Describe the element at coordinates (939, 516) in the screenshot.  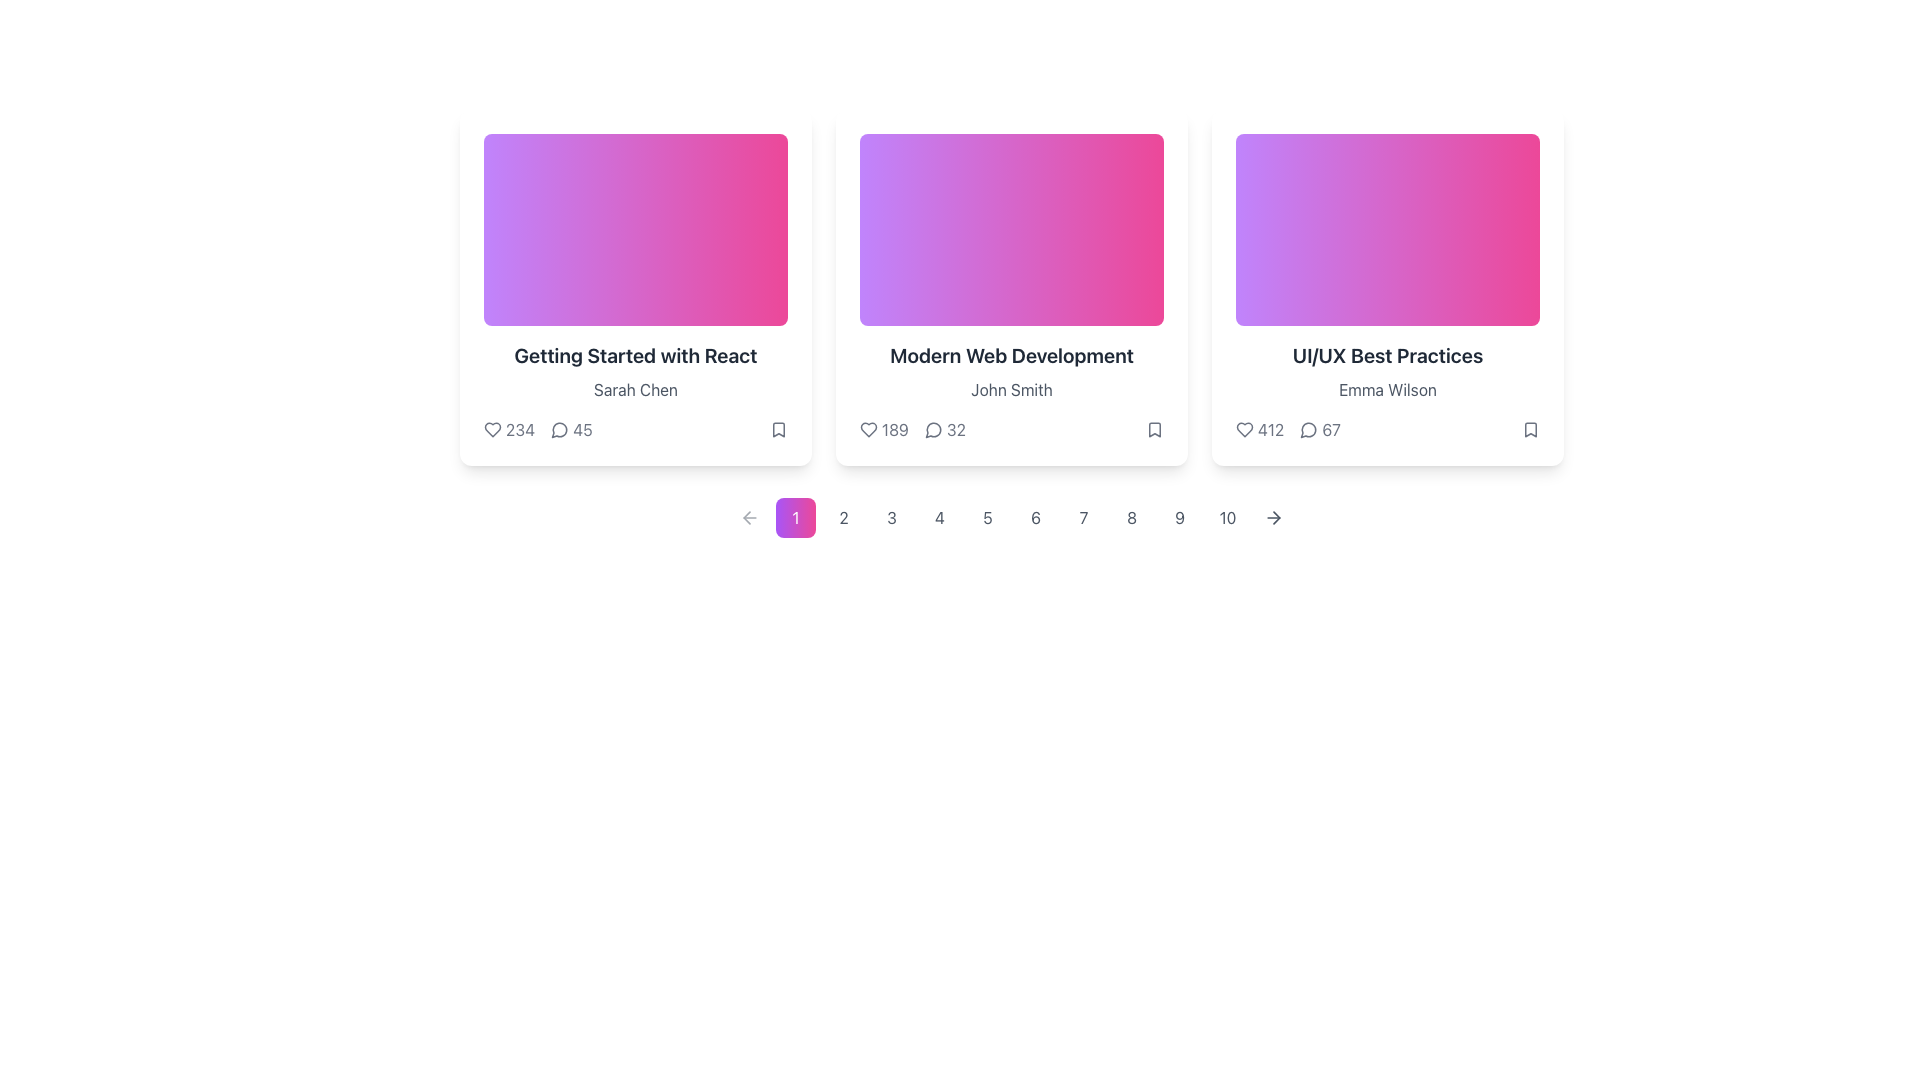
I see `the fourth button in the pagination bar` at that location.